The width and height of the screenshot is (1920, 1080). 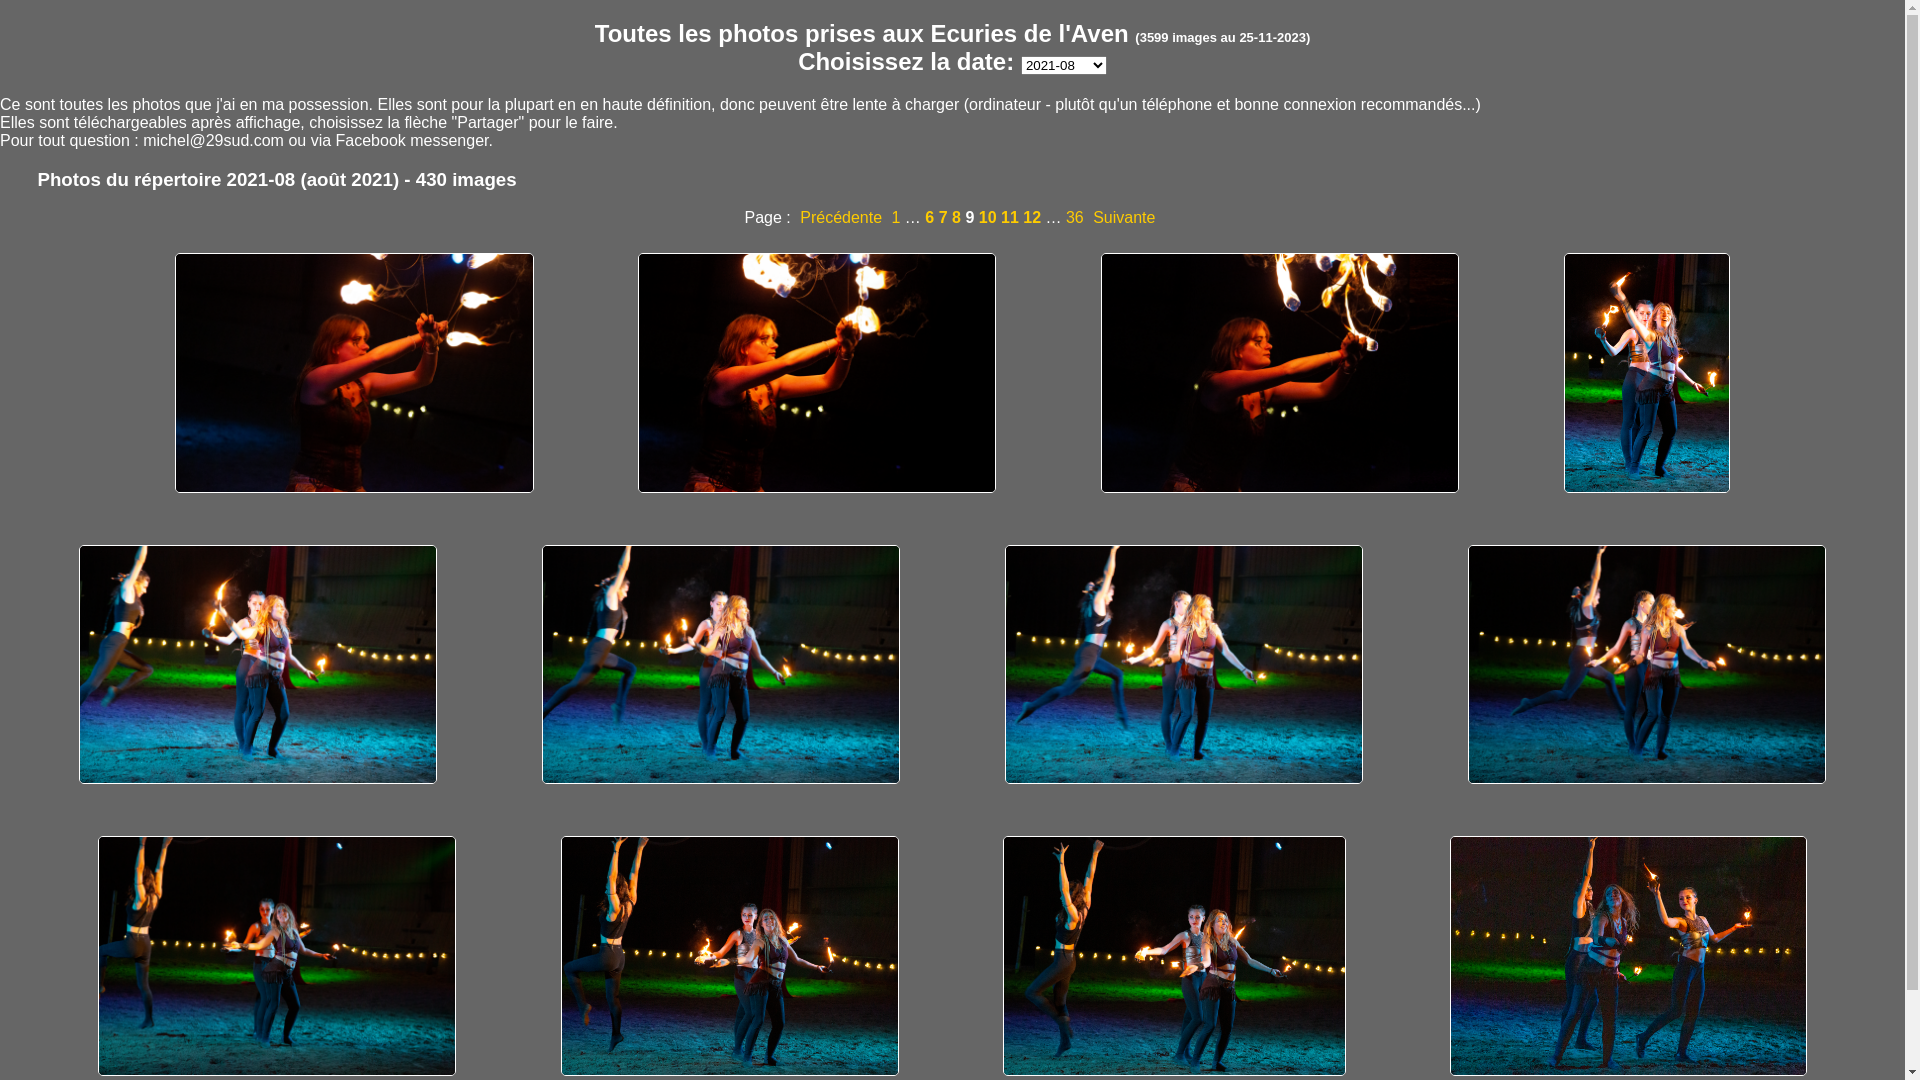 What do you see at coordinates (938, 217) in the screenshot?
I see `'7'` at bounding box center [938, 217].